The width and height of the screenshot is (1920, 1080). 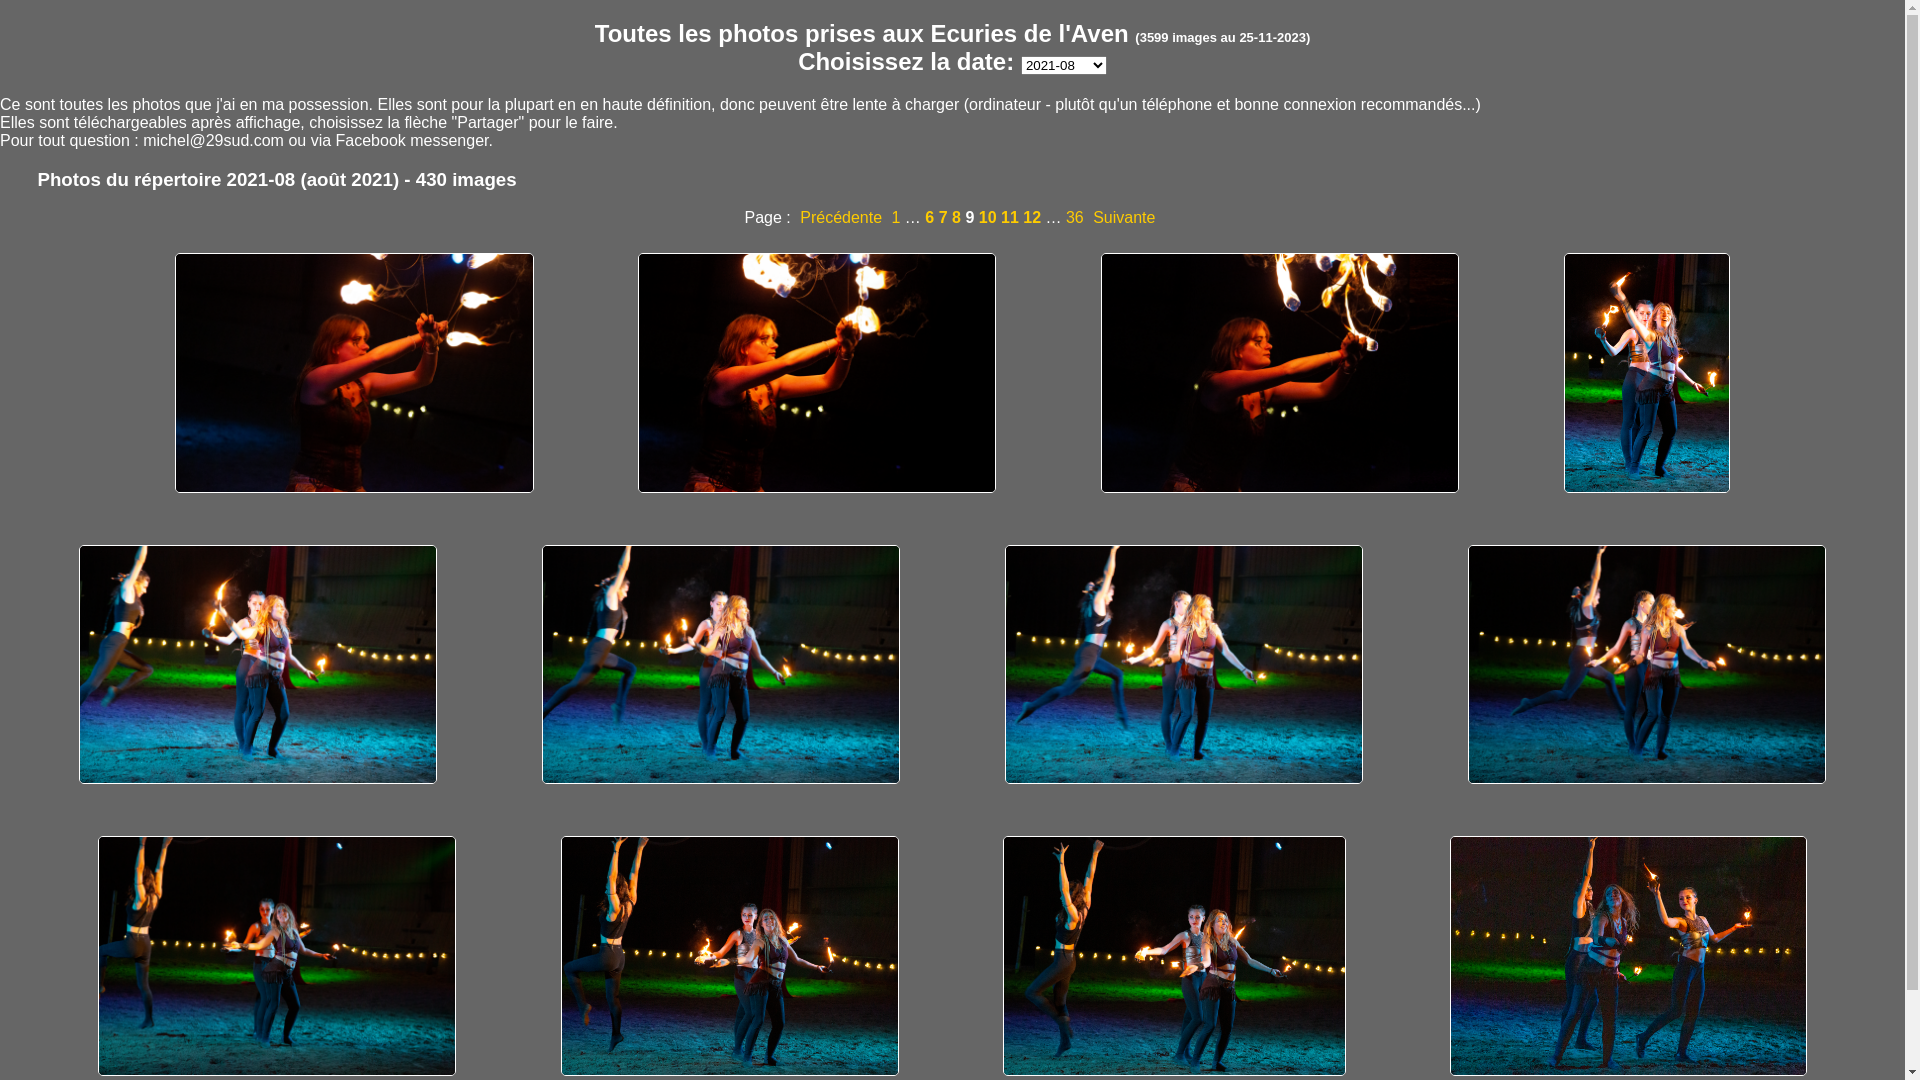 What do you see at coordinates (938, 217) in the screenshot?
I see `'7'` at bounding box center [938, 217].